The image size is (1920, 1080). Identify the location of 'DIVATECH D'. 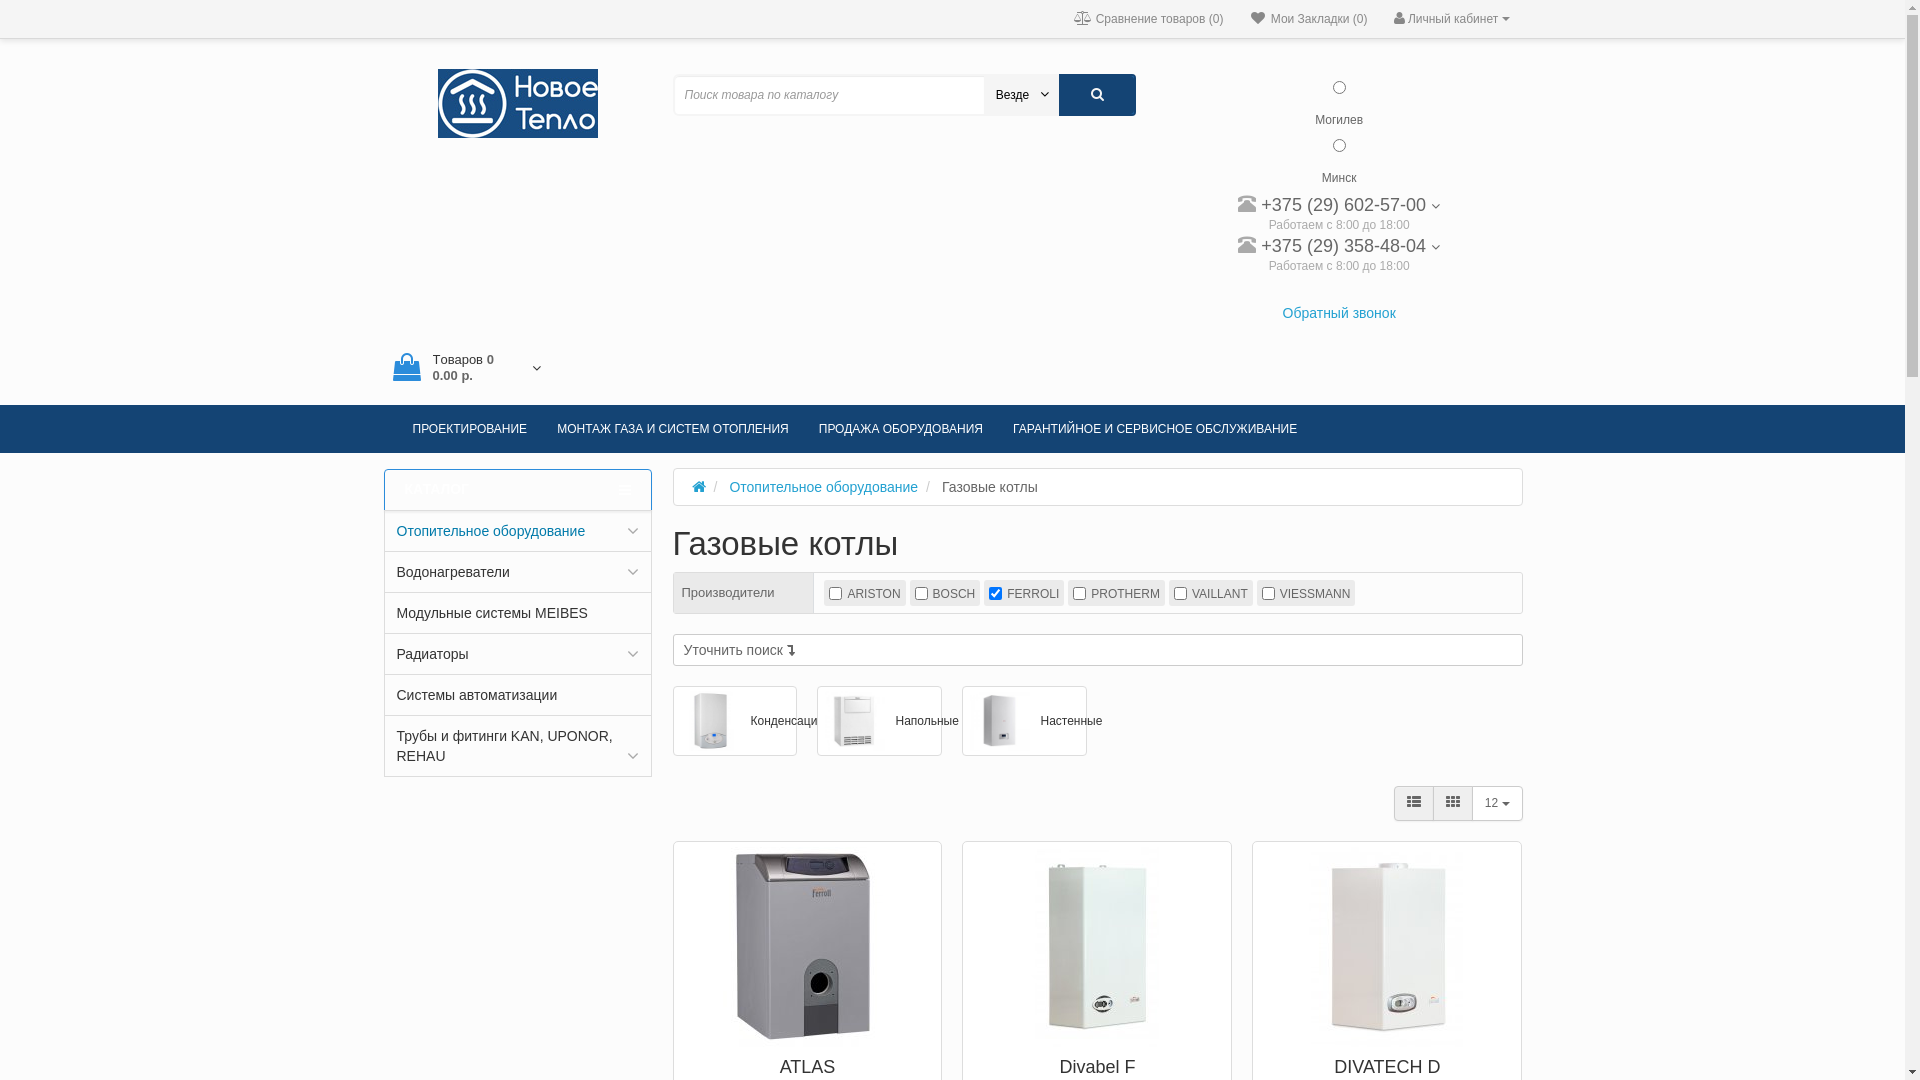
(1386, 1066).